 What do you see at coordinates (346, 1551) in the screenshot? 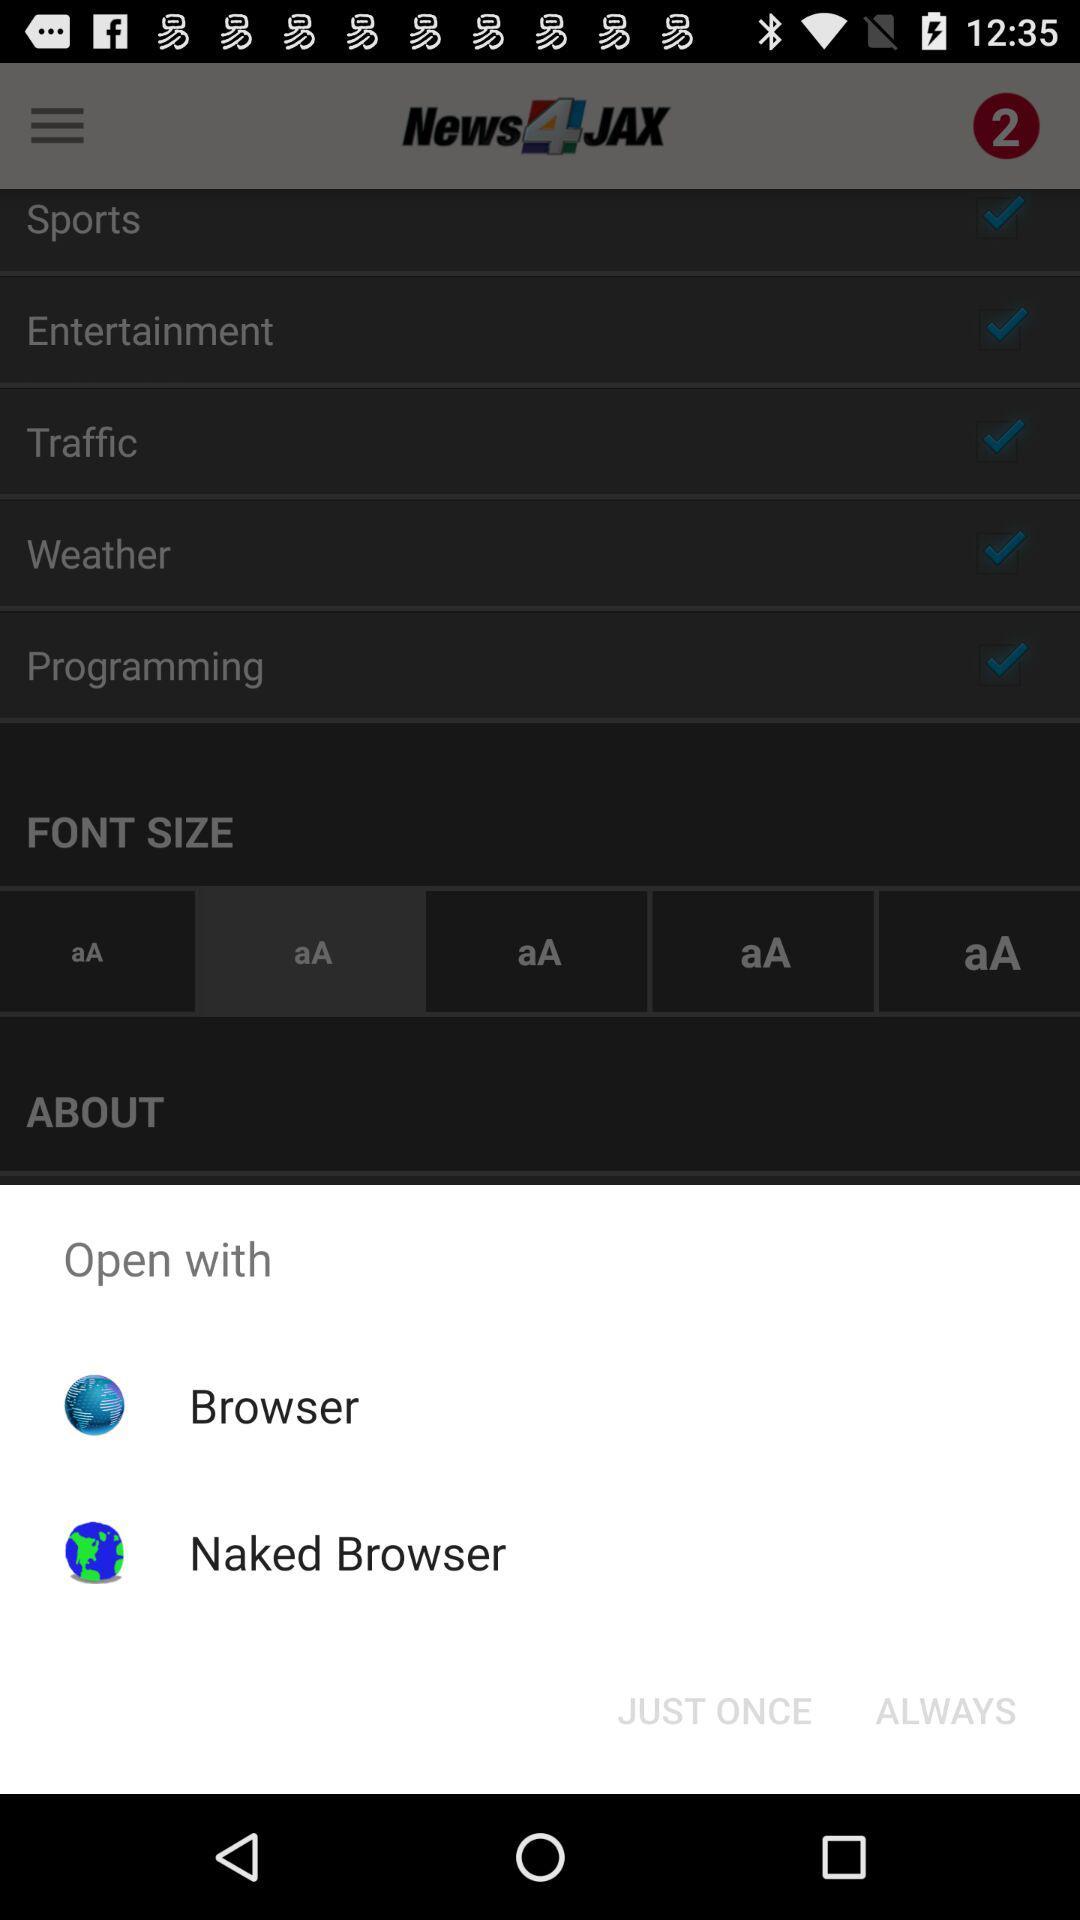
I see `naked browser icon` at bounding box center [346, 1551].